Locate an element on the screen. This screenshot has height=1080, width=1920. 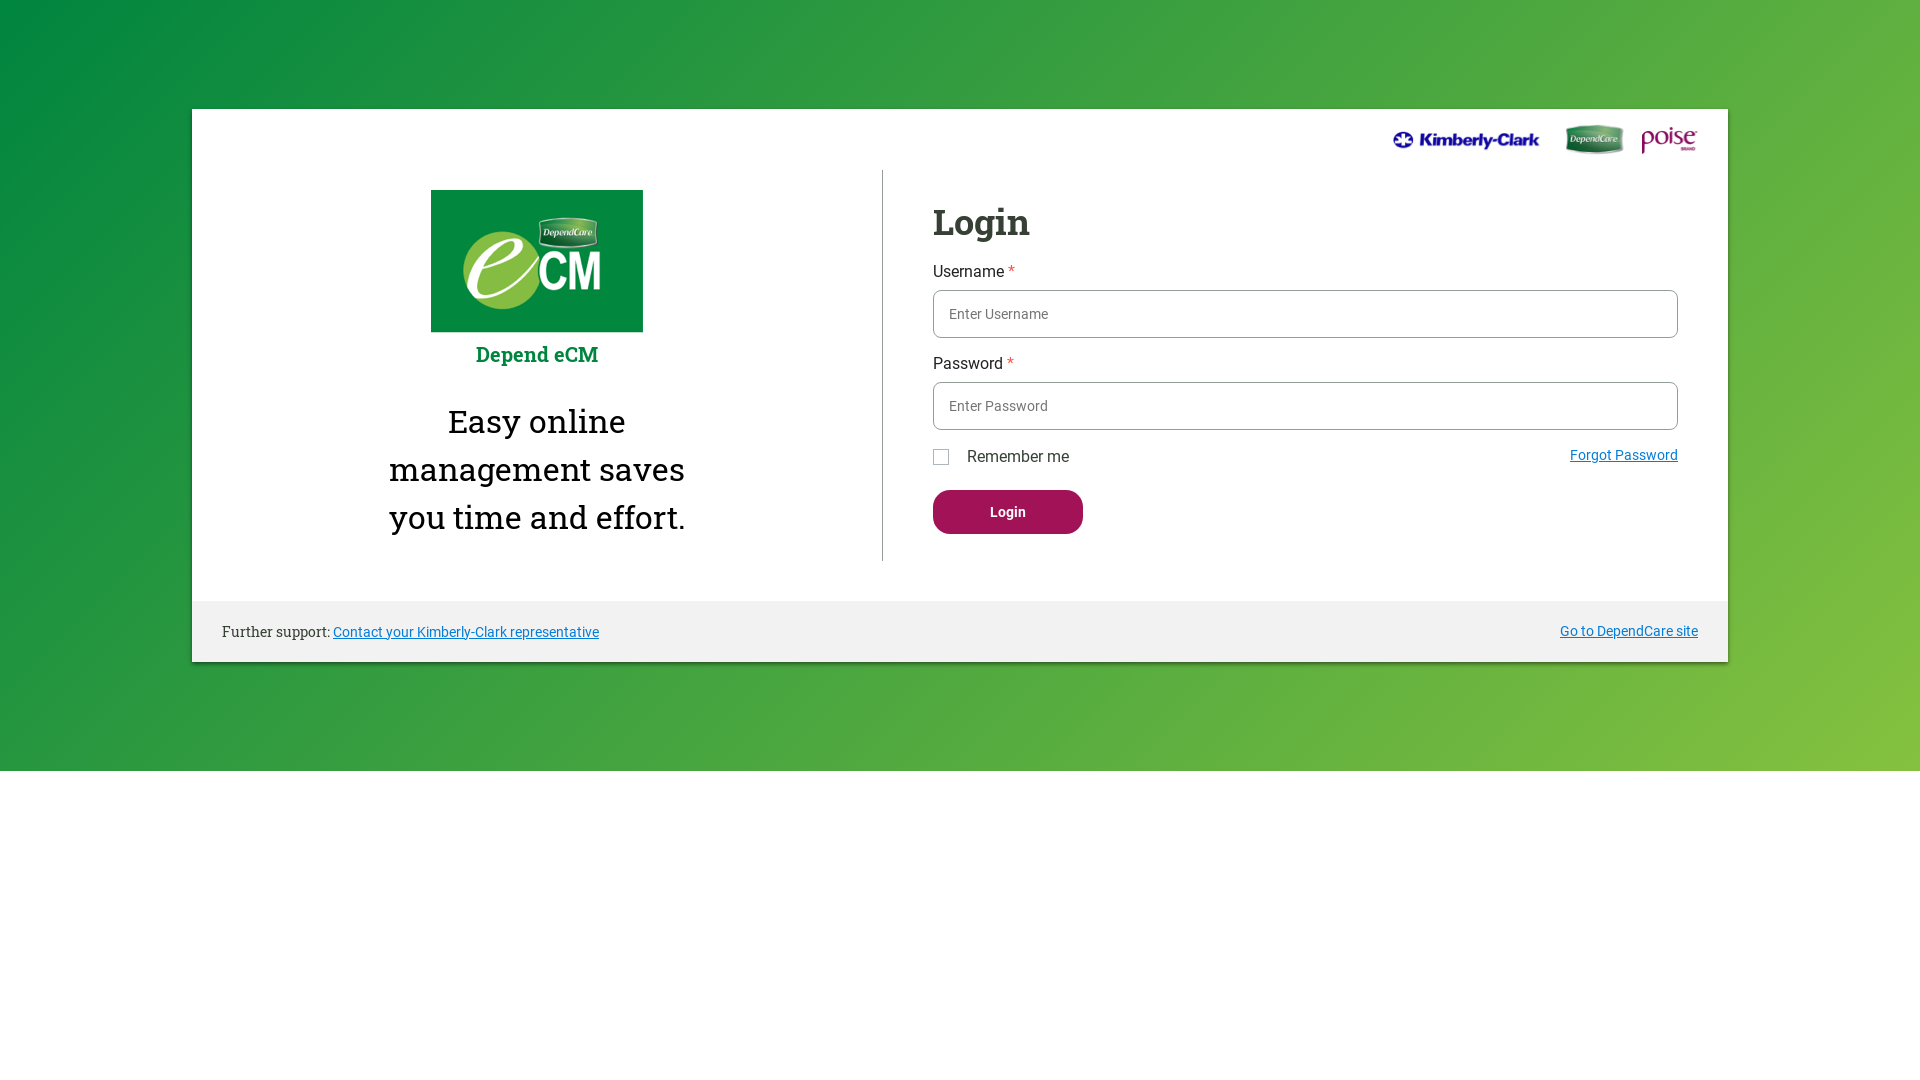
'Go to DependCare site' is located at coordinates (1628, 631).